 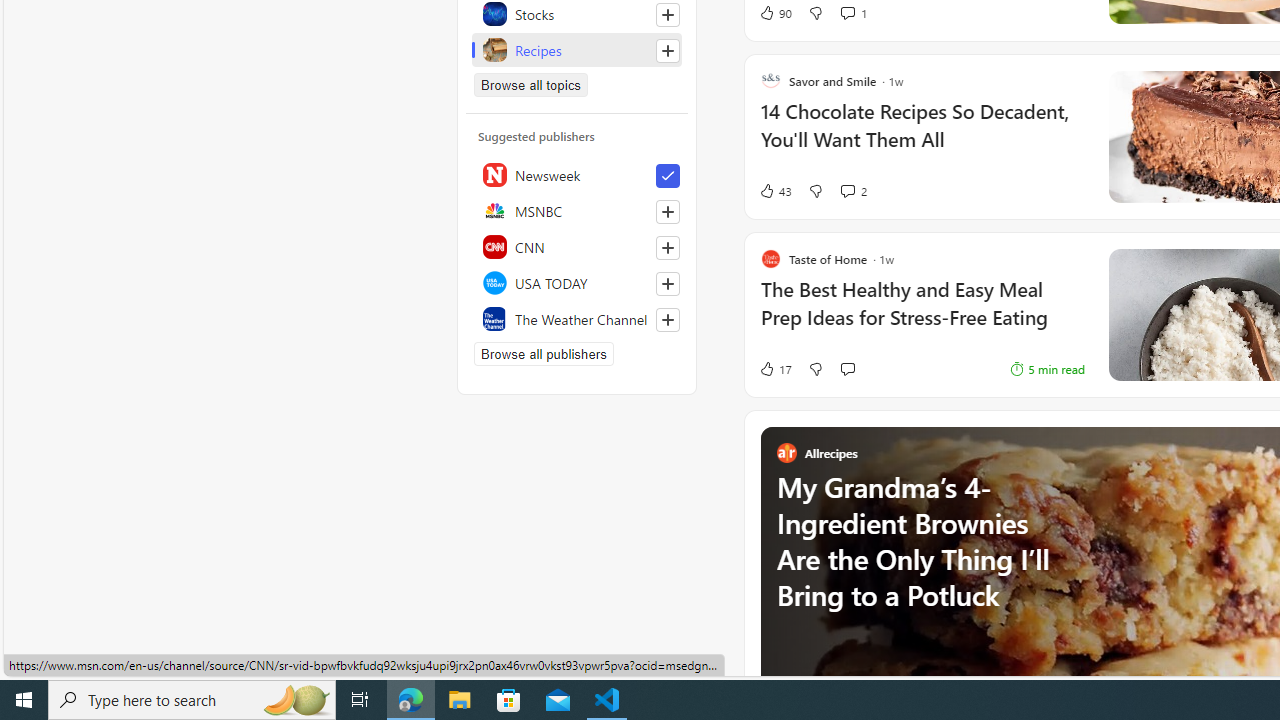 I want to click on 'Recipes', so click(x=576, y=49).